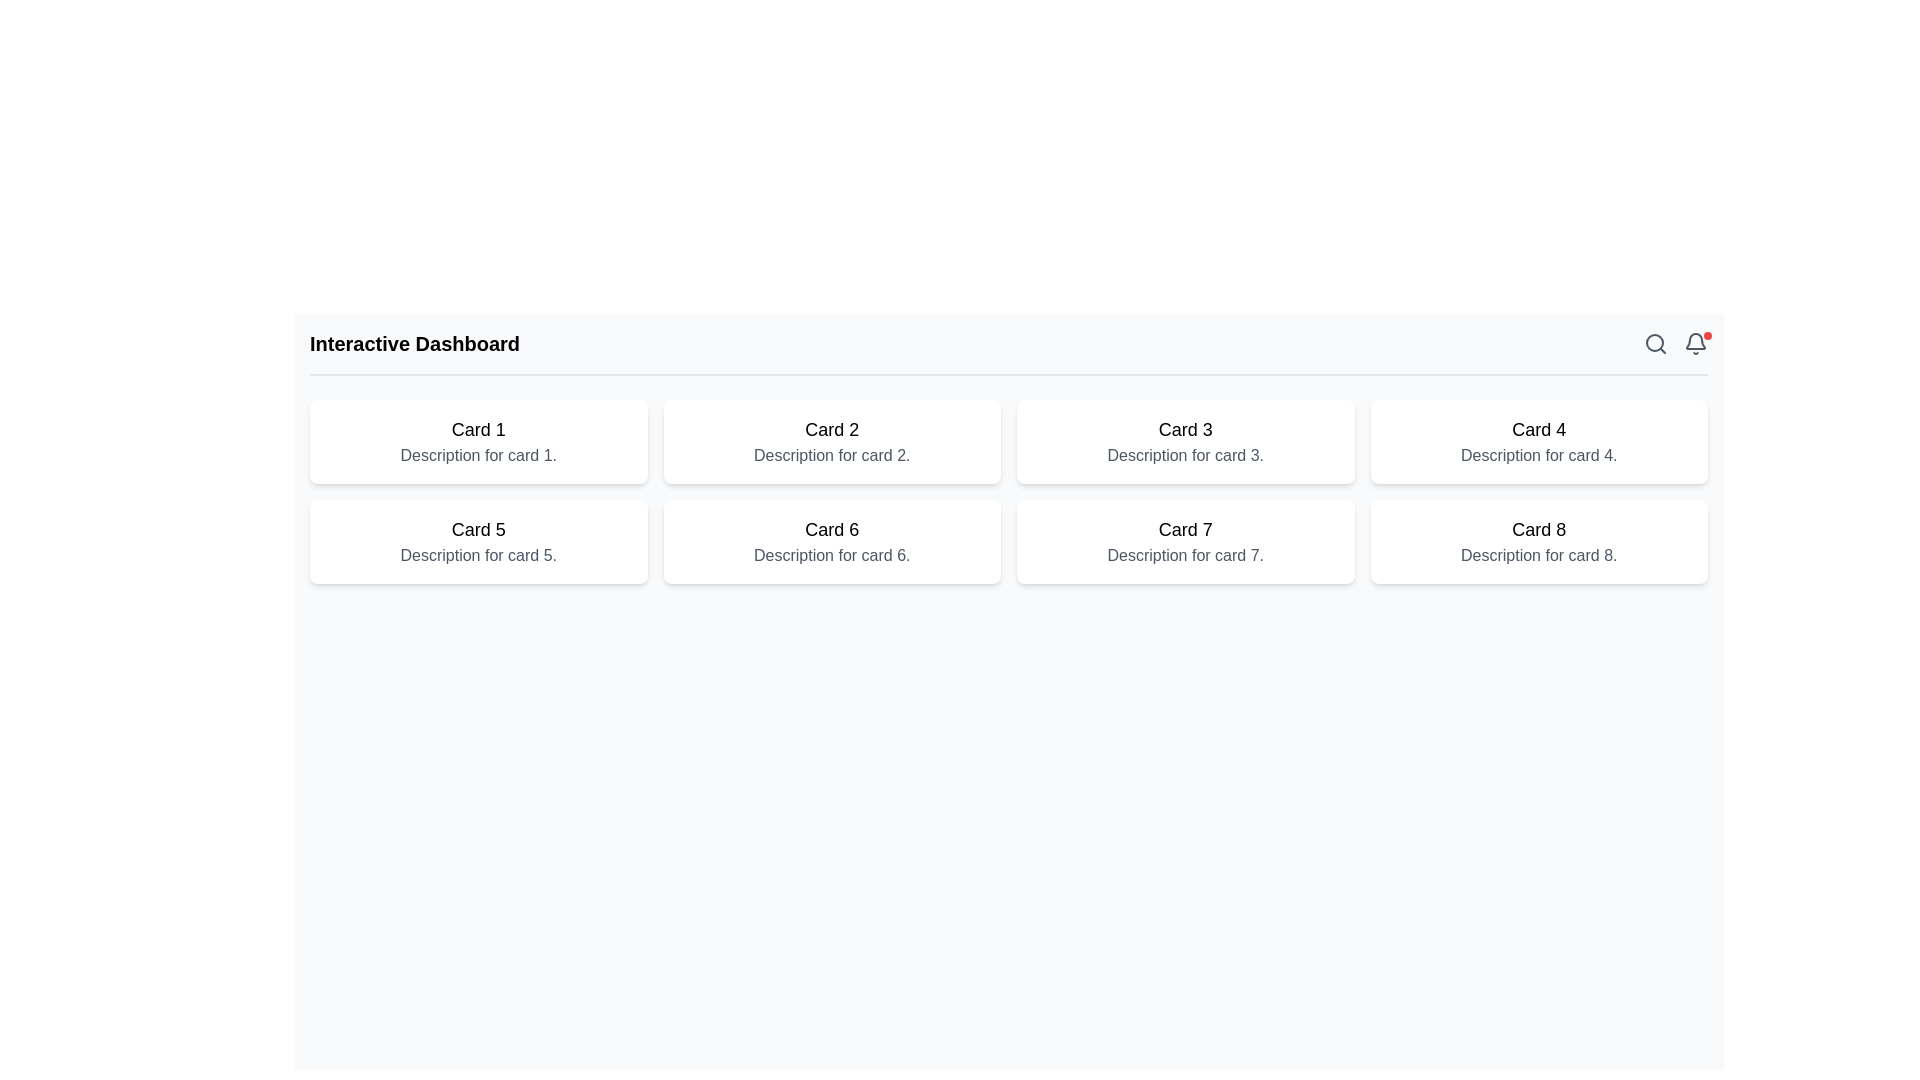 Image resolution: width=1920 pixels, height=1080 pixels. Describe the element at coordinates (1538, 542) in the screenshot. I see `the eighth card in the grid layout, which serves as a visual component summarizing or linking to content` at that location.